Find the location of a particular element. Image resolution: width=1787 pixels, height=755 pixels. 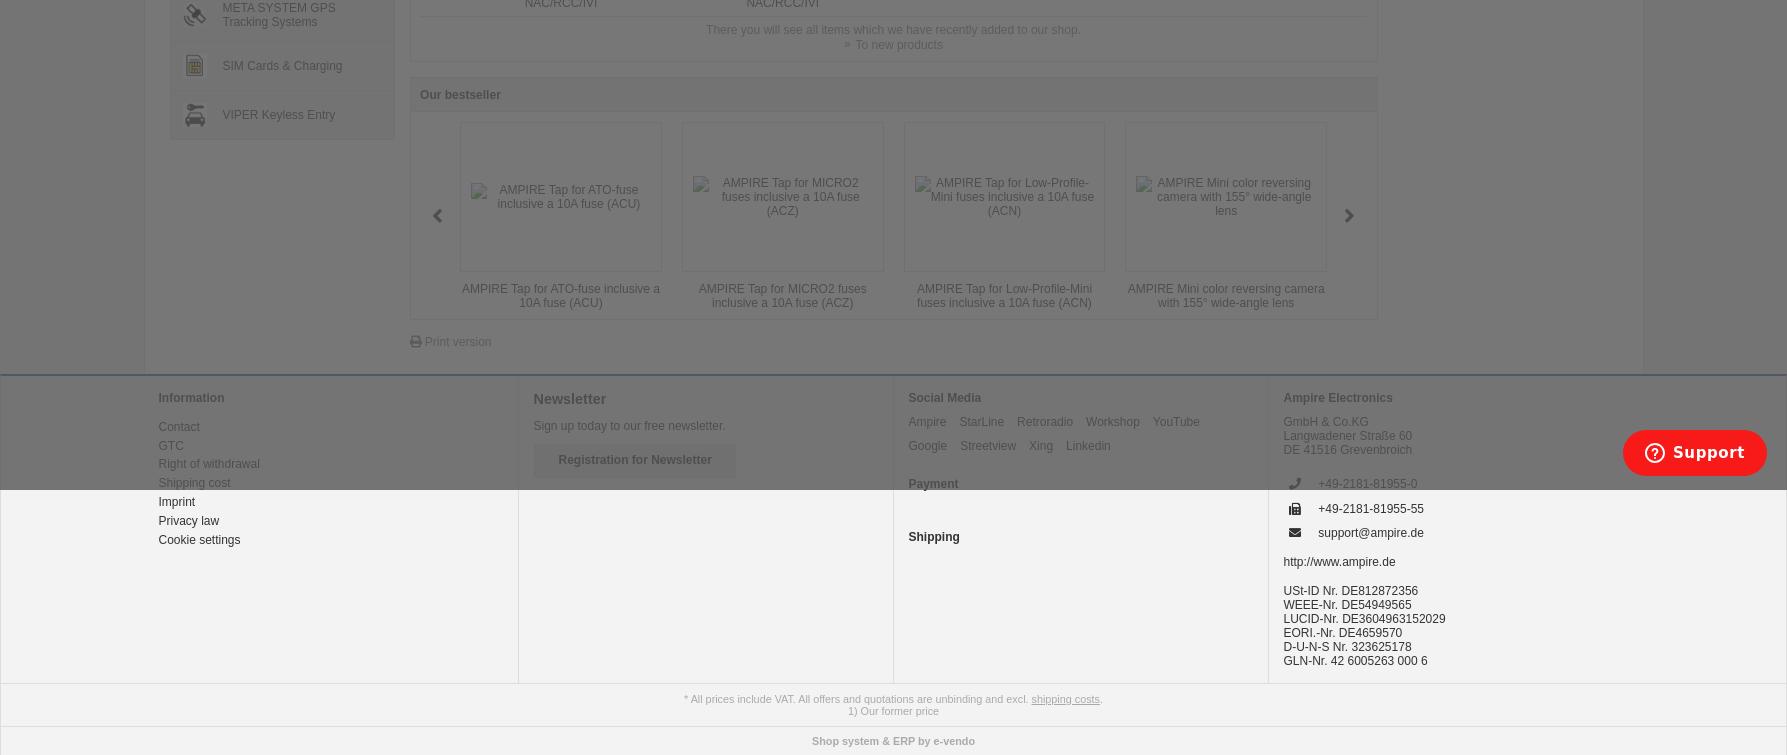

'1)' is located at coordinates (852, 709).